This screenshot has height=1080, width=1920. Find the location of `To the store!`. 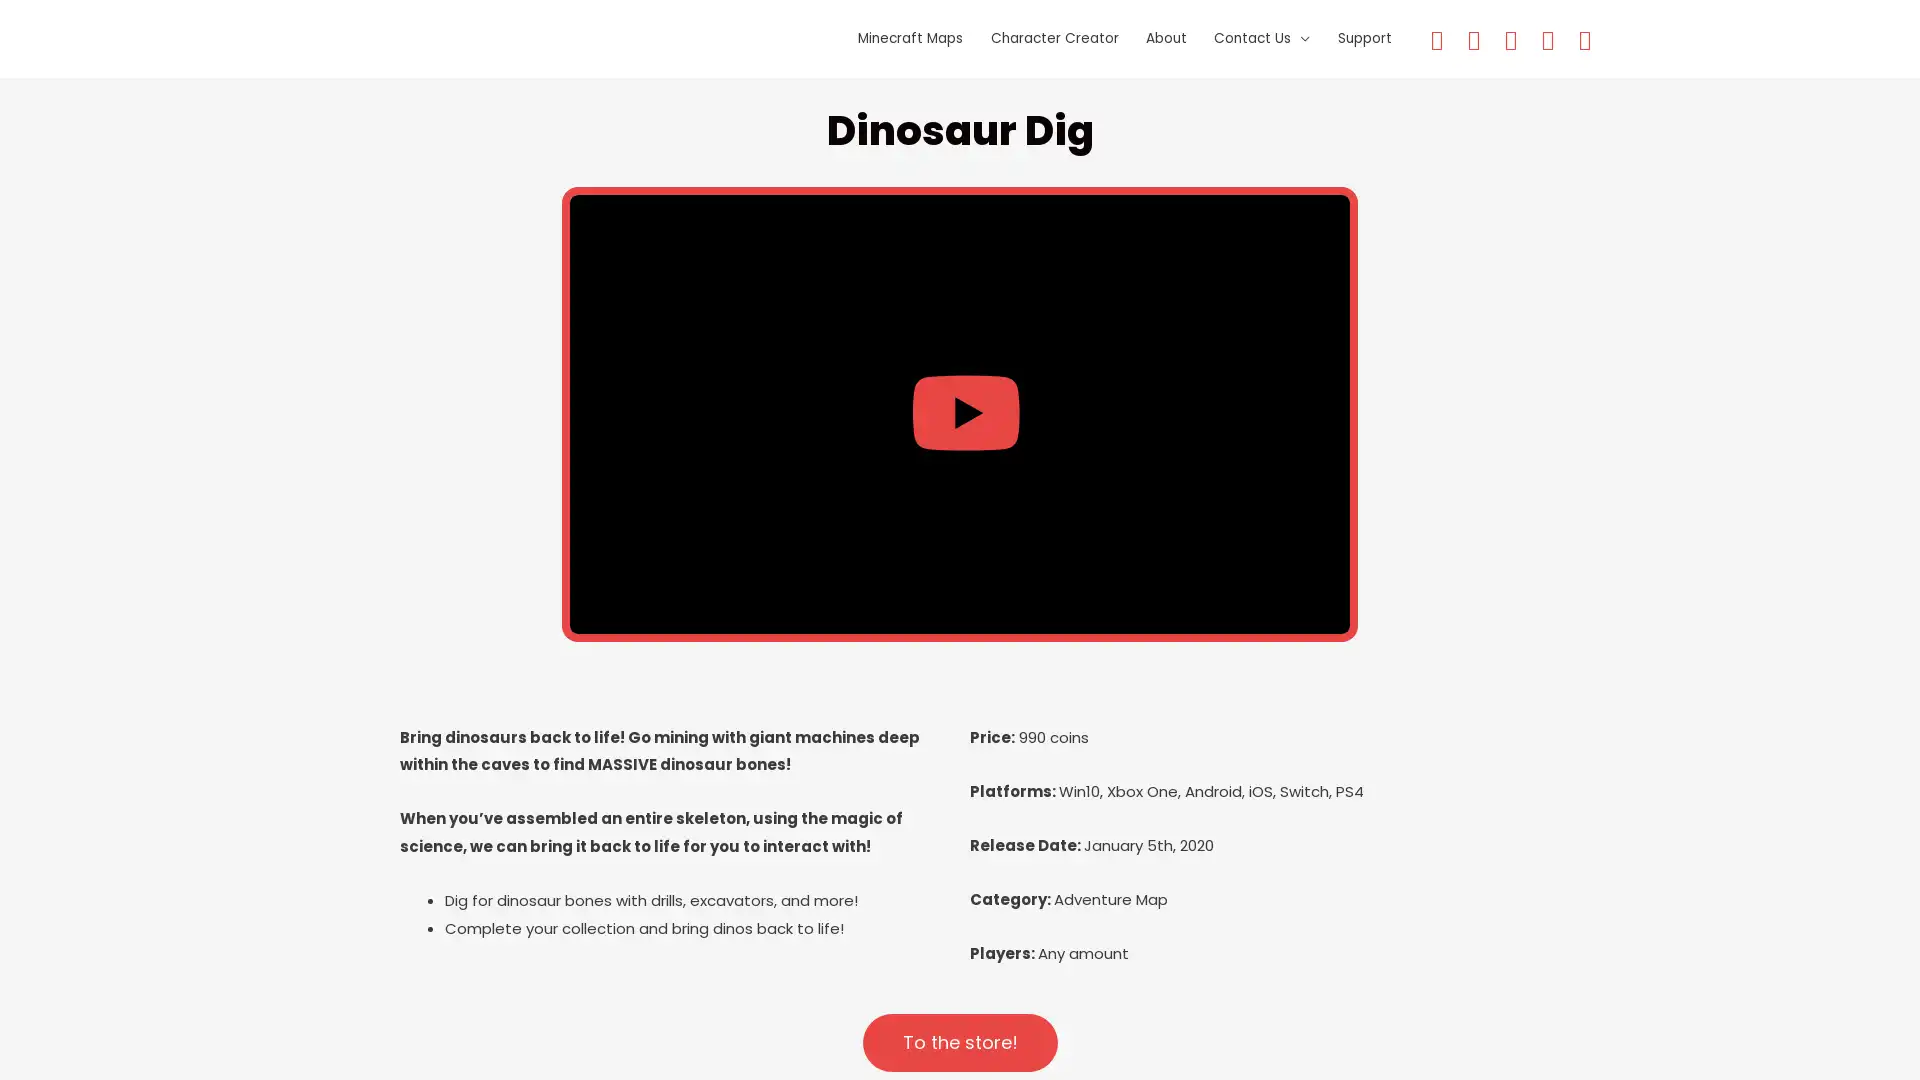

To the store! is located at coordinates (958, 1041).